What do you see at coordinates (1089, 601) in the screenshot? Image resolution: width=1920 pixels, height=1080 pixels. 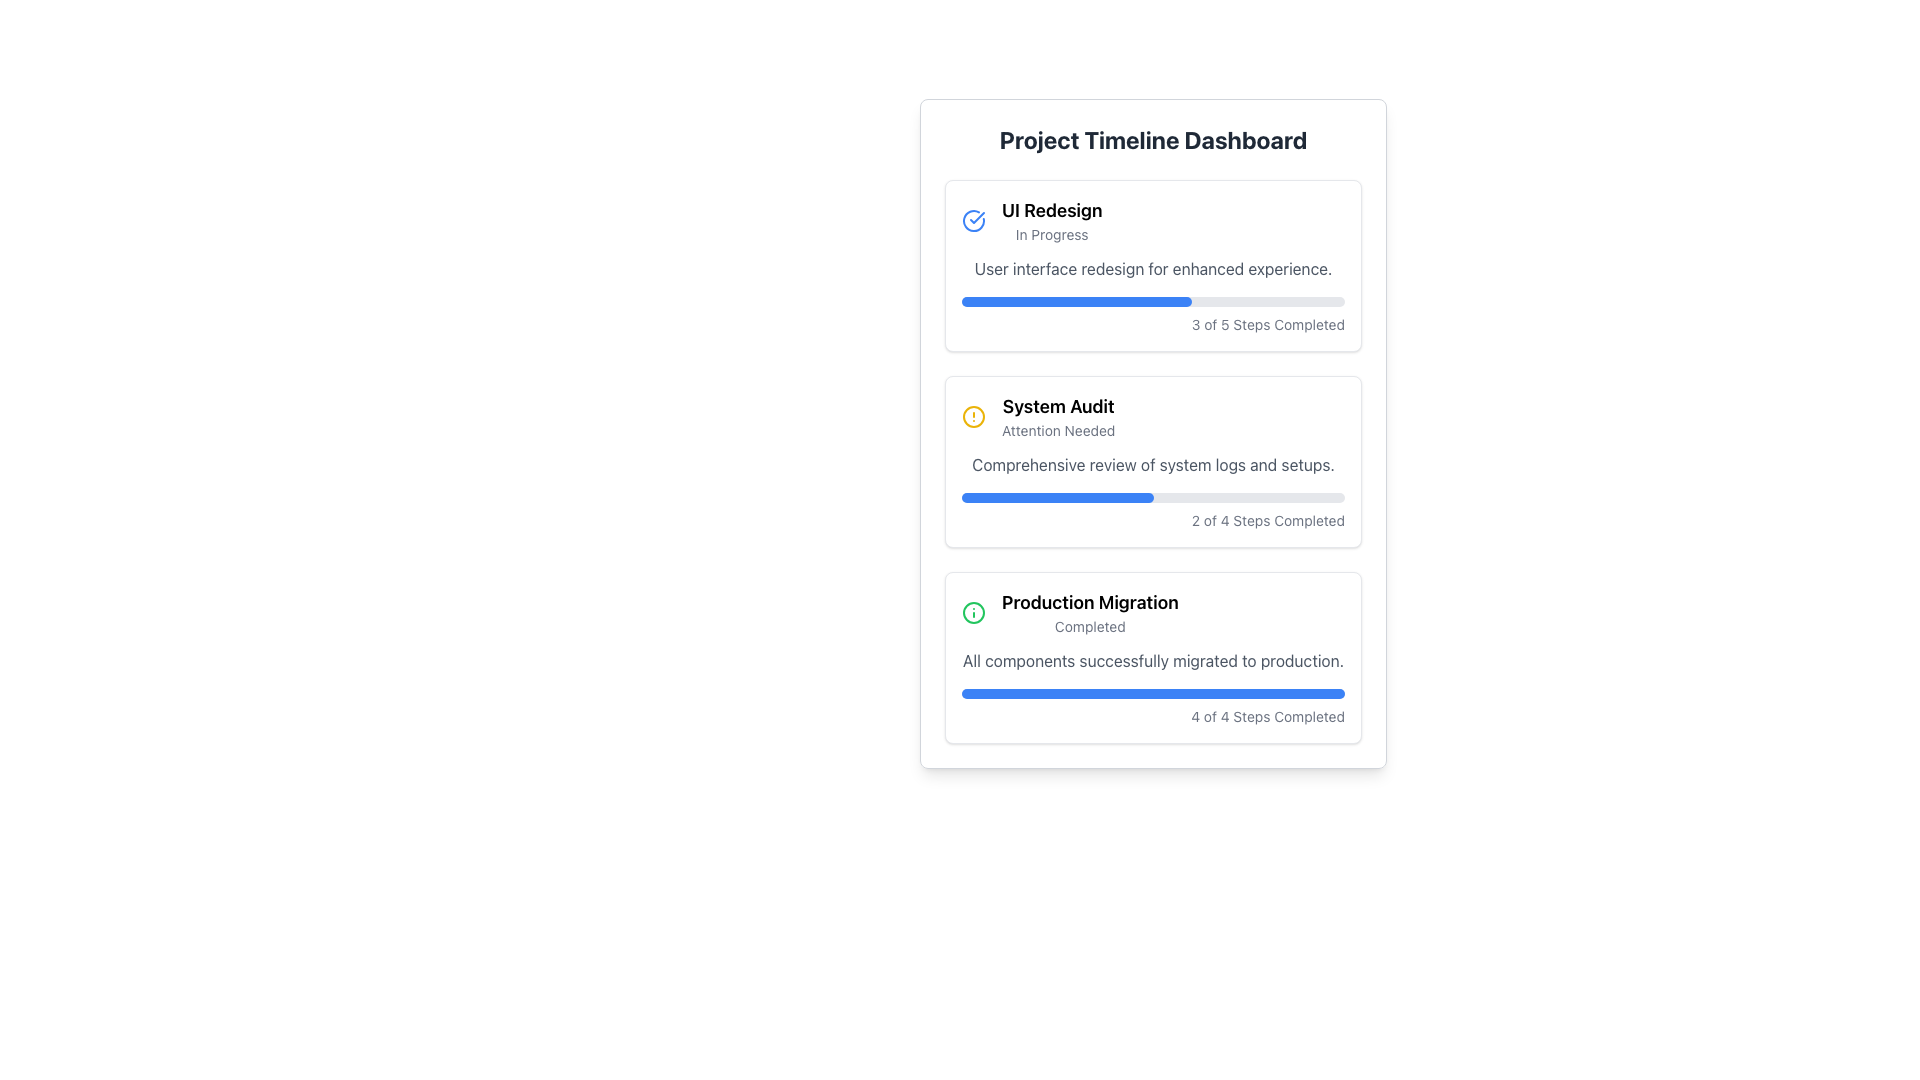 I see `the Text Label indicating 'Production Migration', which serves as the title or heading for the associated content in the third card of a vertically stacked list` at bounding box center [1089, 601].